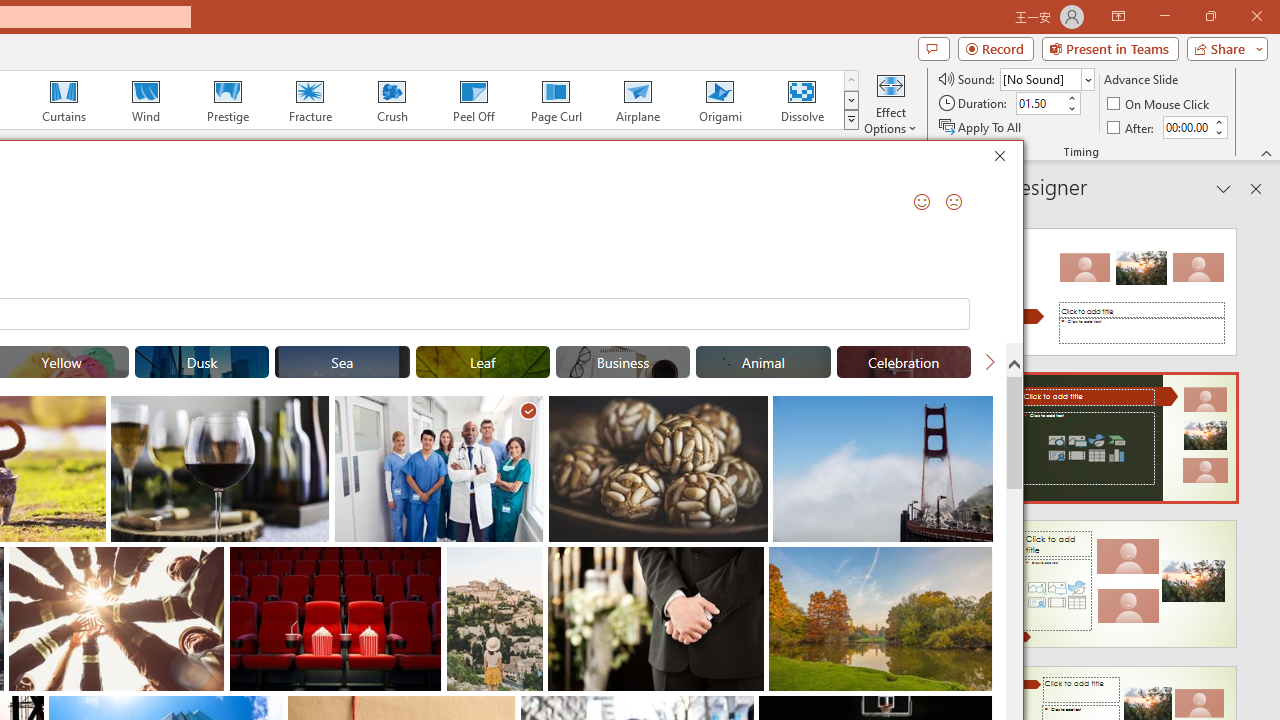 The height and width of the screenshot is (720, 1280). Describe the element at coordinates (1164, 16) in the screenshot. I see `'Minimize'` at that location.